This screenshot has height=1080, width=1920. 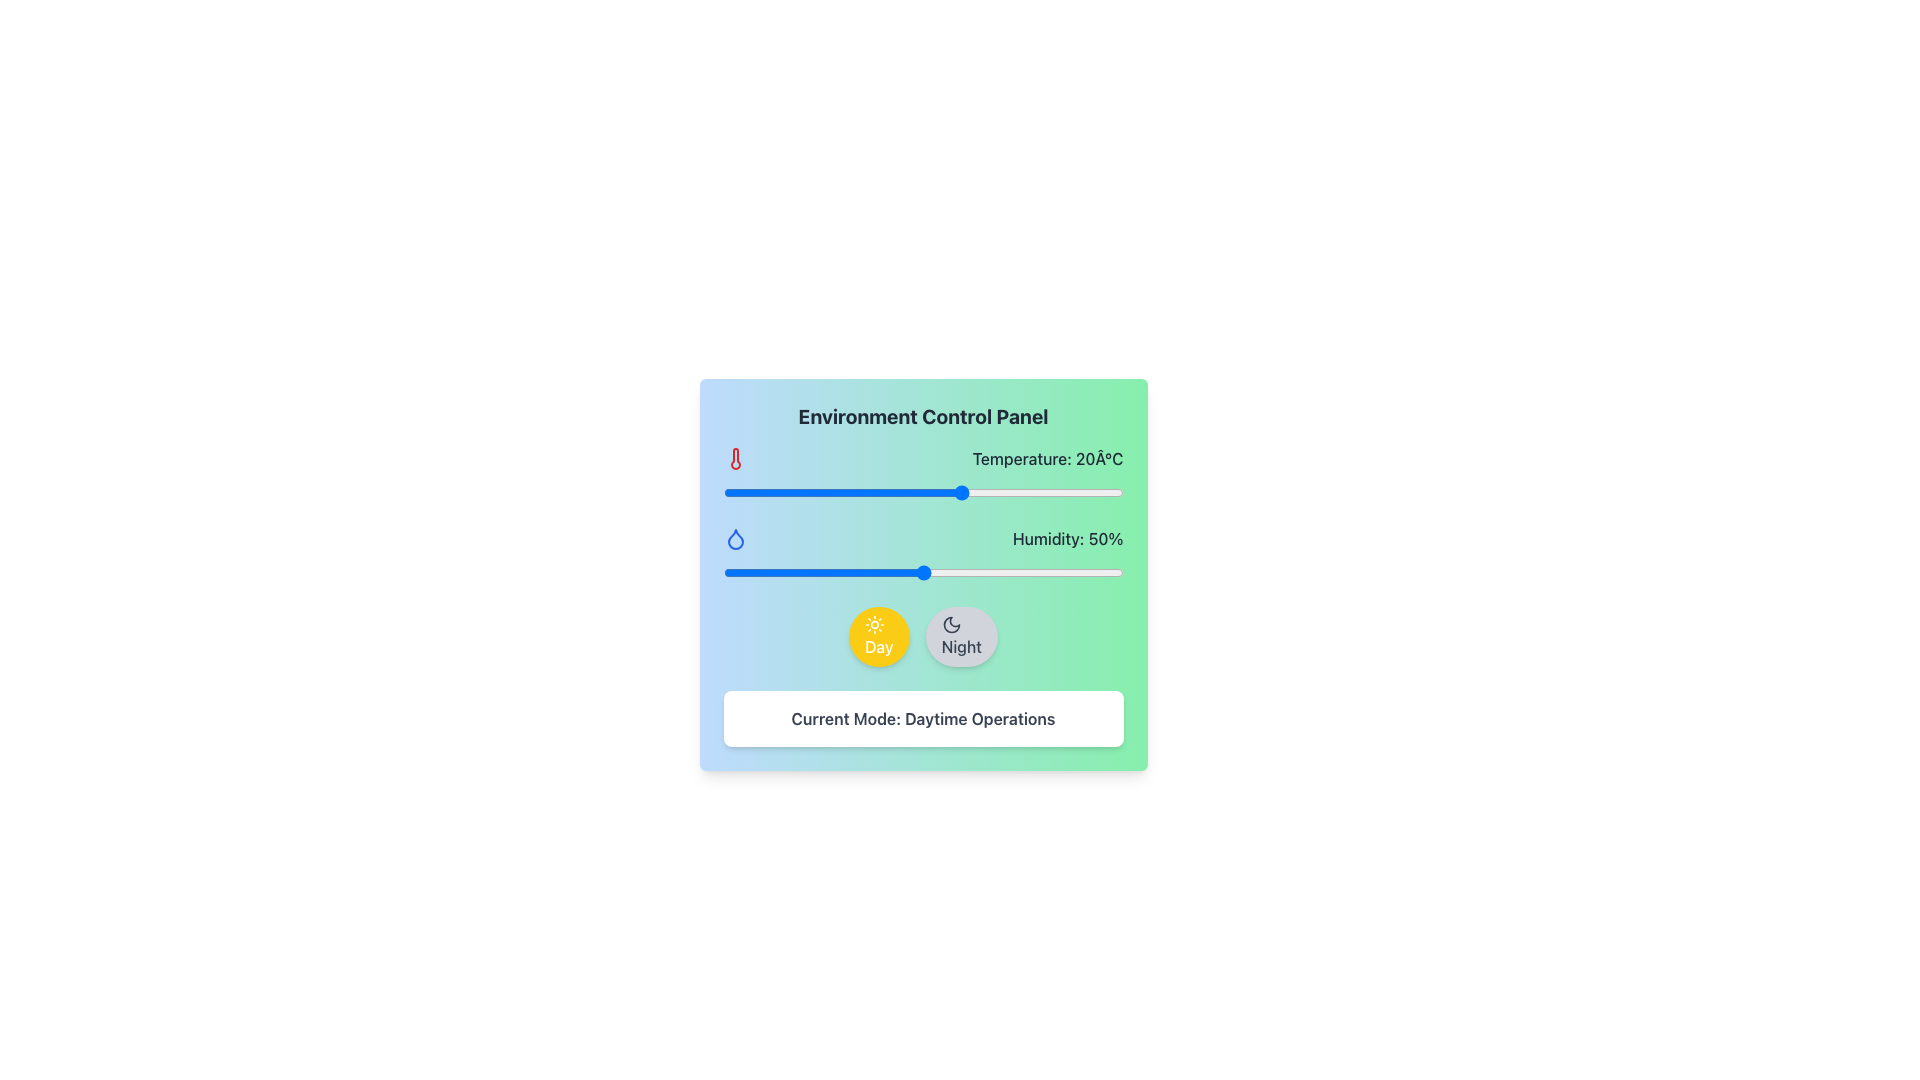 I want to click on the 'Day' button, so click(x=879, y=636).